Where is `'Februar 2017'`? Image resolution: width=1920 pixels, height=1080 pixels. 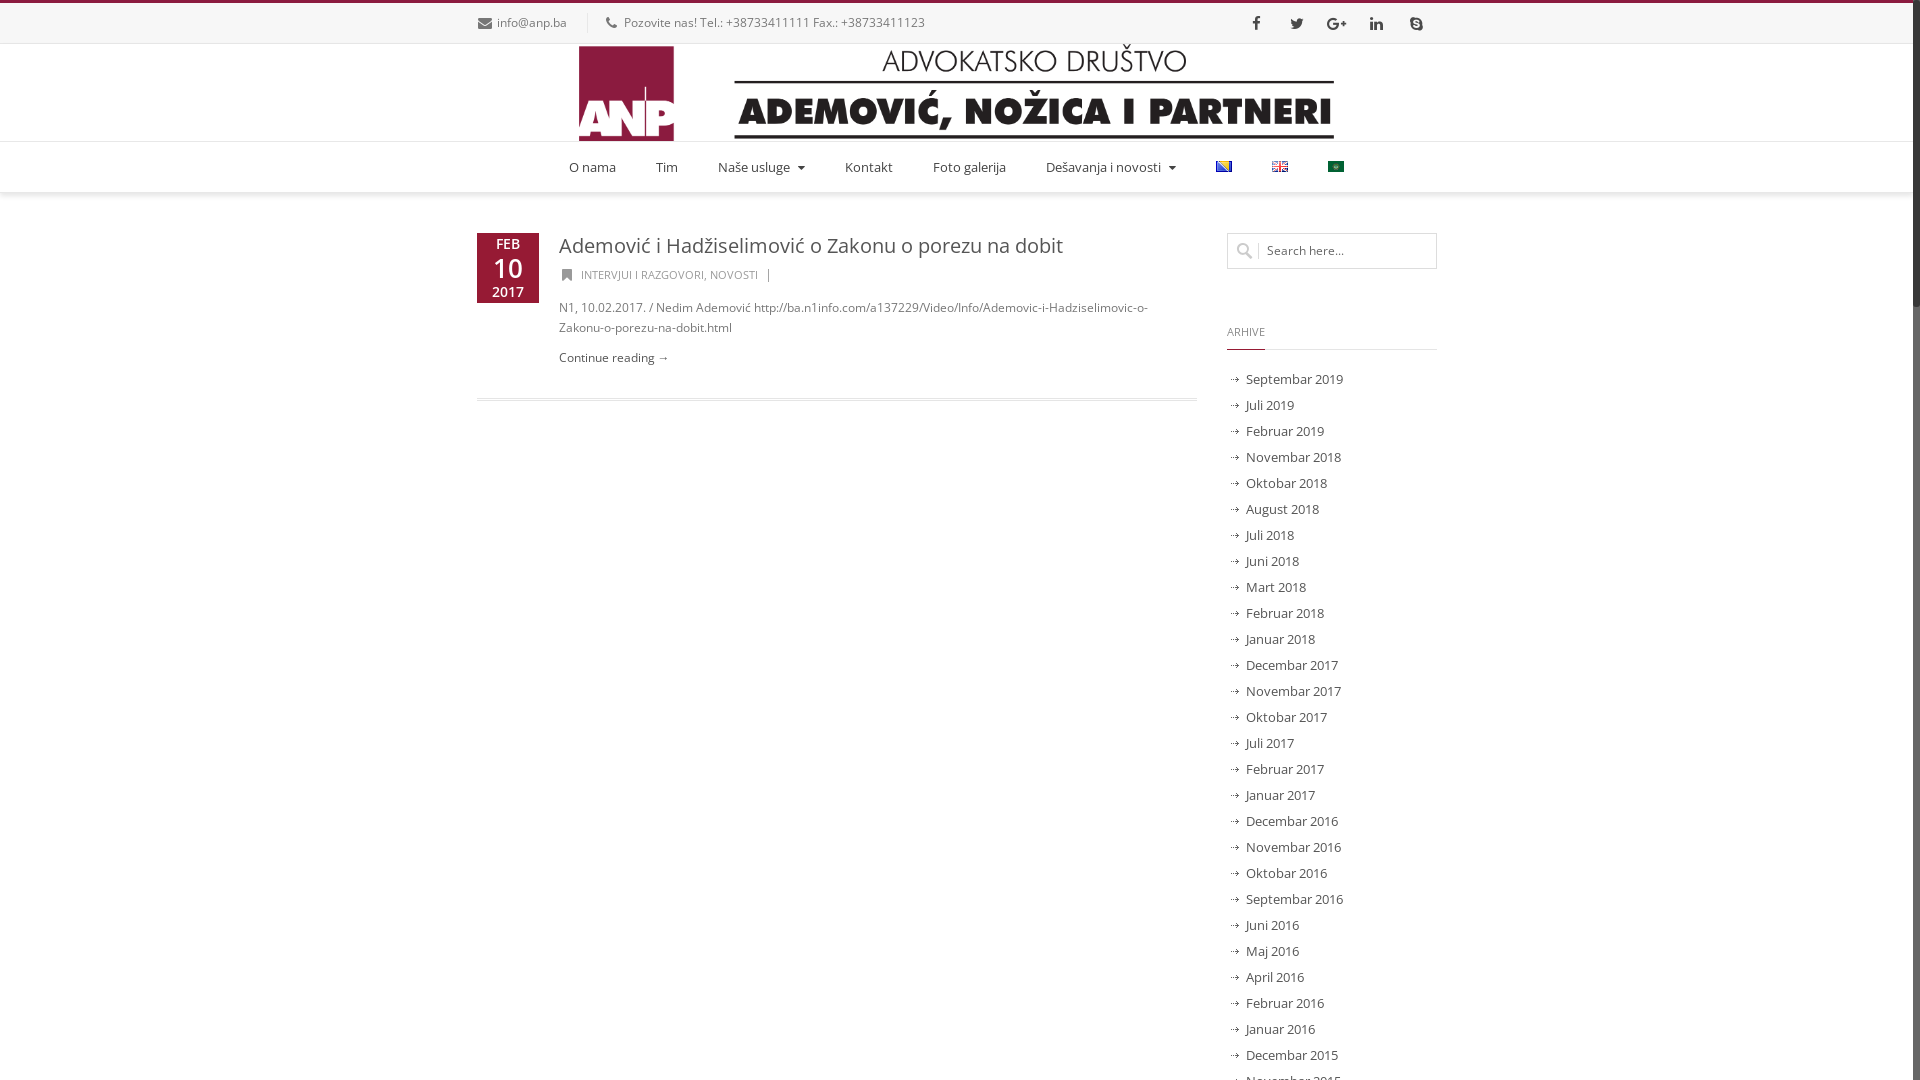
'Februar 2017' is located at coordinates (1276, 767).